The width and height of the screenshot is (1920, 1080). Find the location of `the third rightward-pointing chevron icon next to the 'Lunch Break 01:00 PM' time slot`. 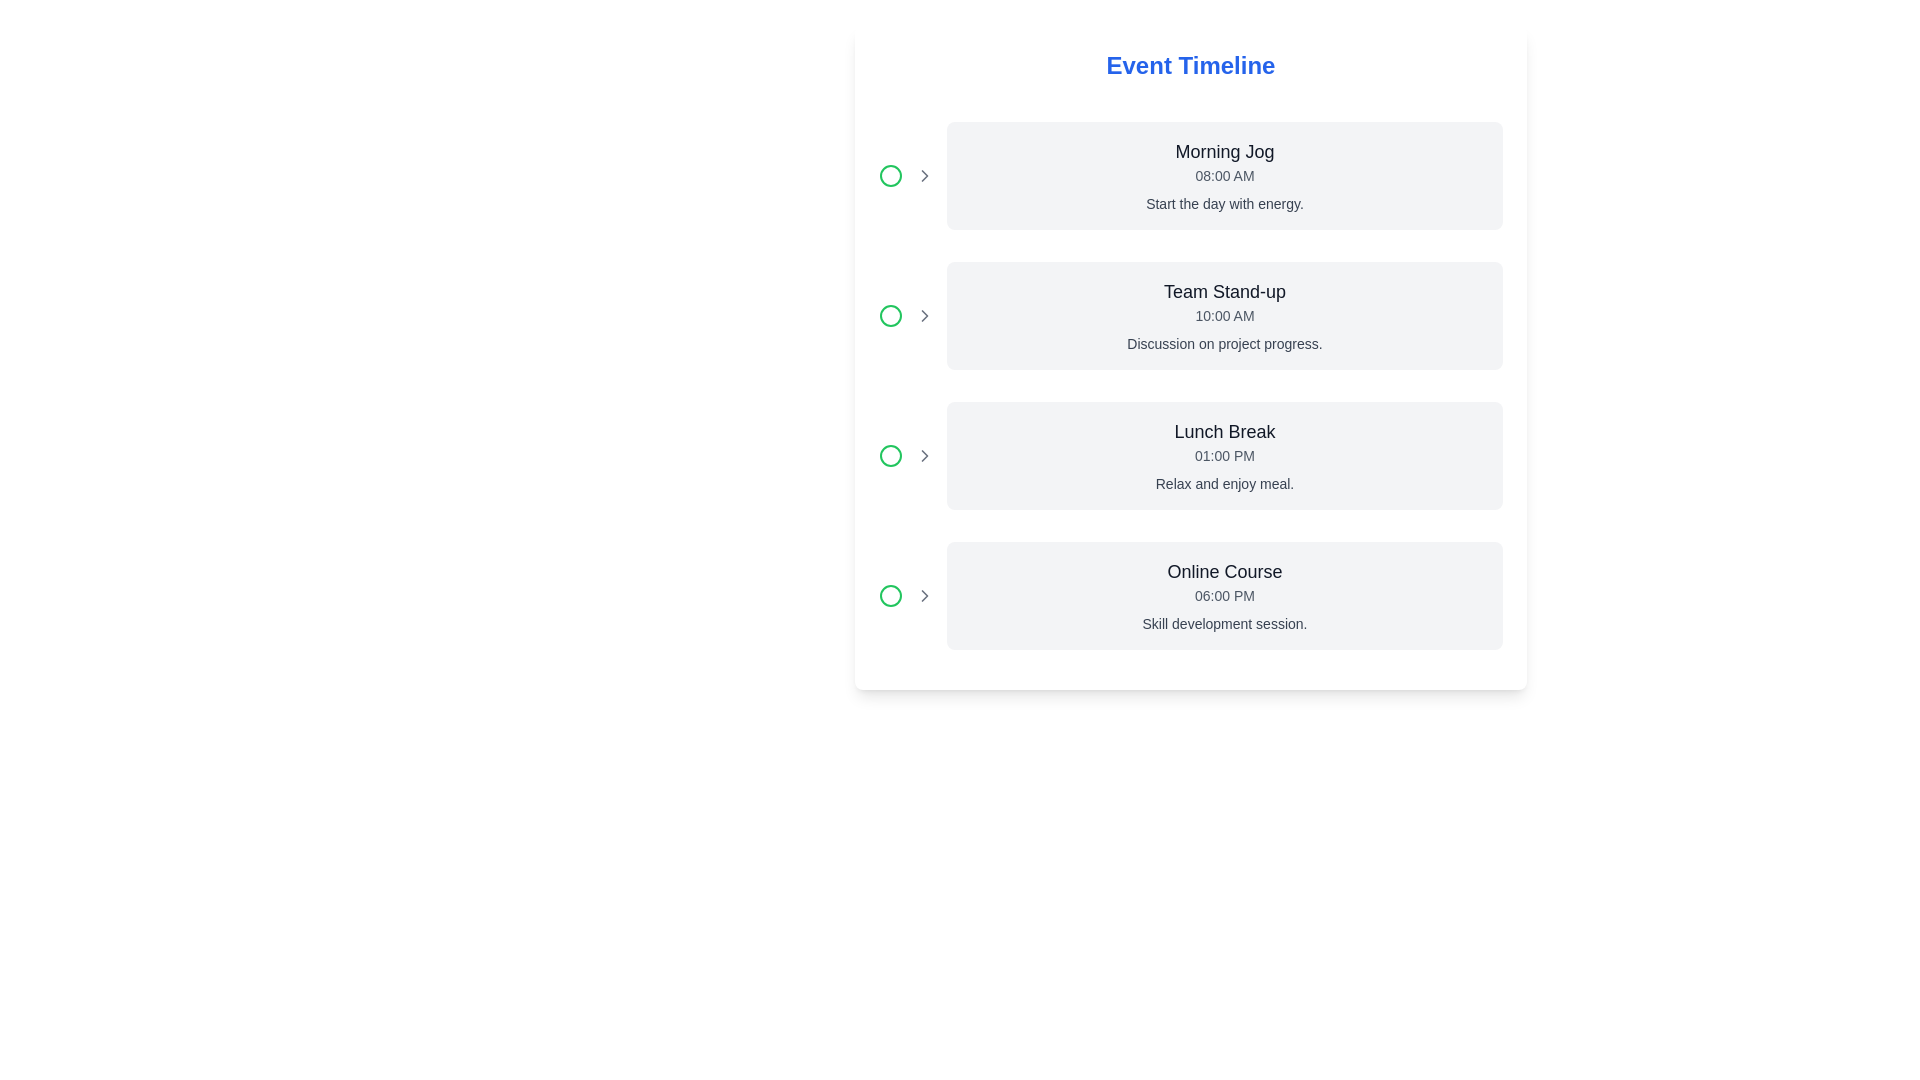

the third rightward-pointing chevron icon next to the 'Lunch Break 01:00 PM' time slot is located at coordinates (924, 455).